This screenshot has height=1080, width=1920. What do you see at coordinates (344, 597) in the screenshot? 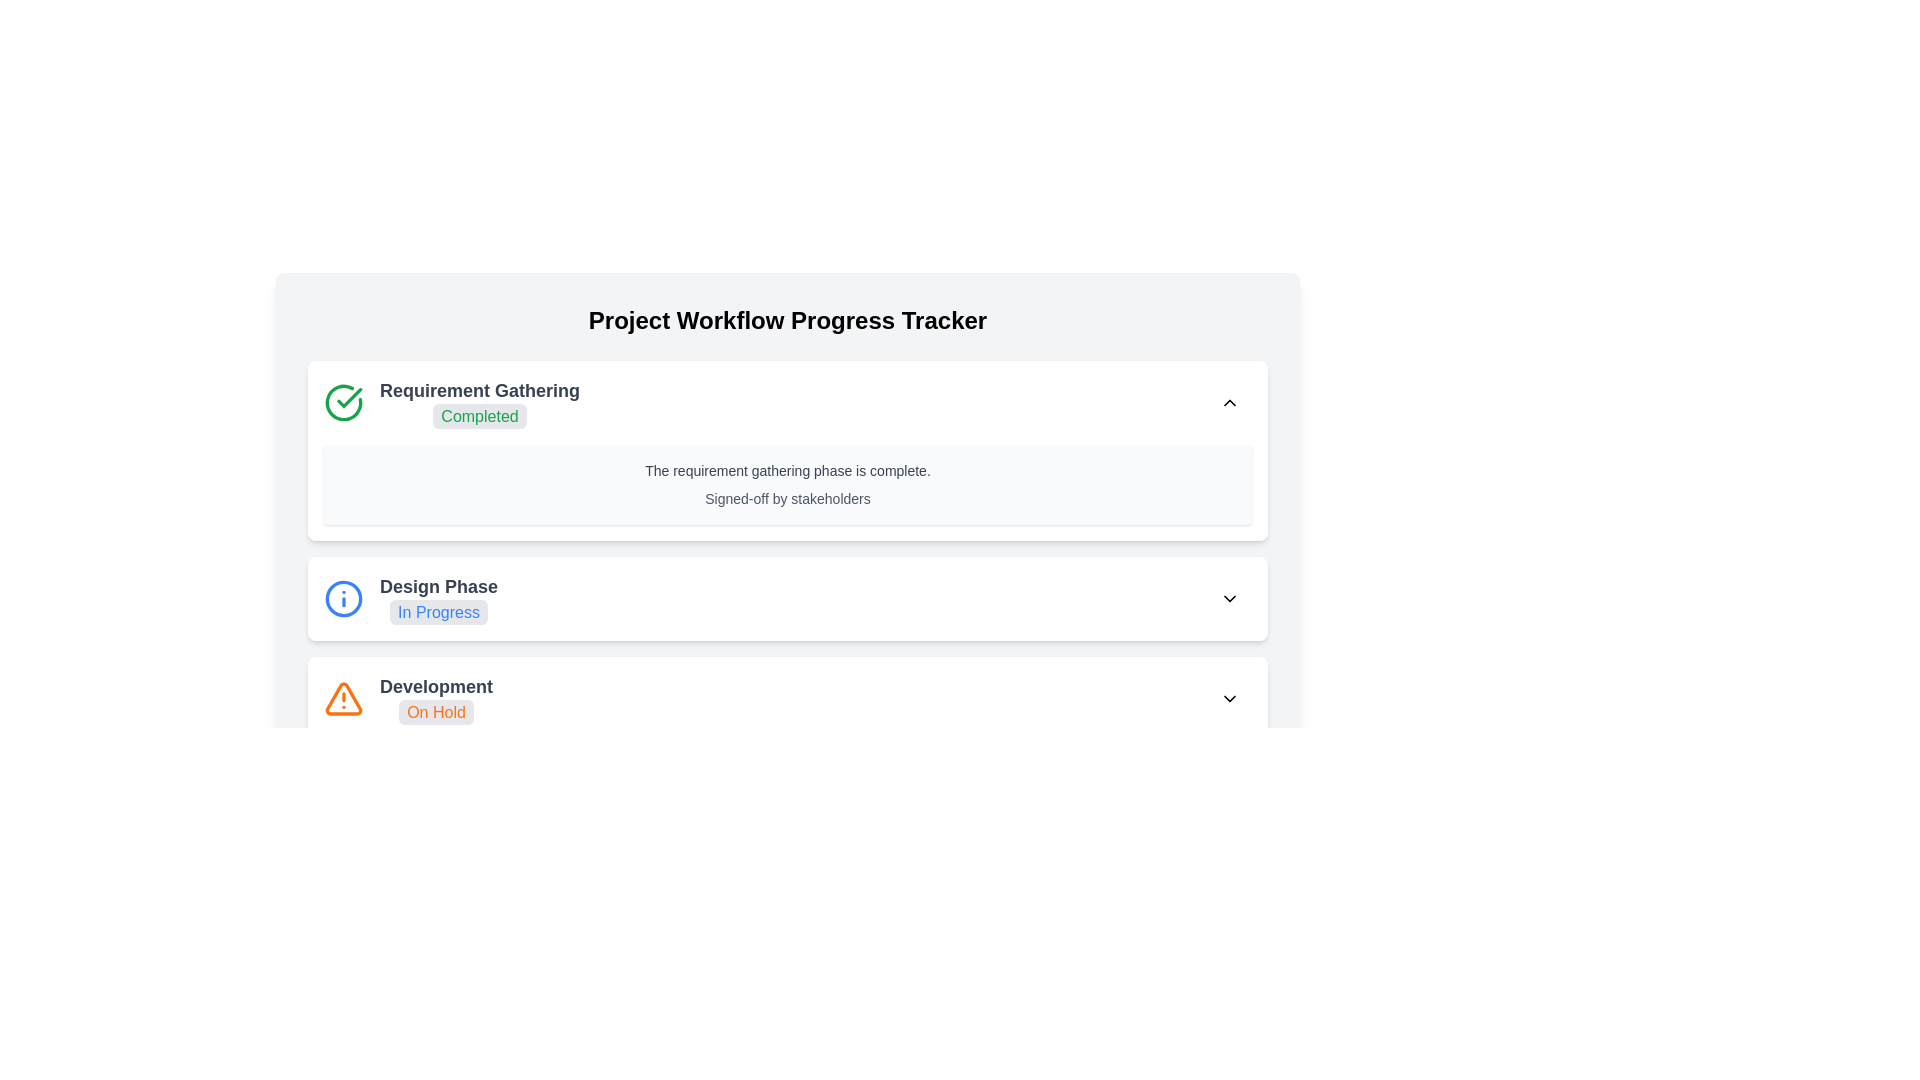
I see `the circular SVG element with a blue outline located in the 'Design Phase' section of the interface` at bounding box center [344, 597].